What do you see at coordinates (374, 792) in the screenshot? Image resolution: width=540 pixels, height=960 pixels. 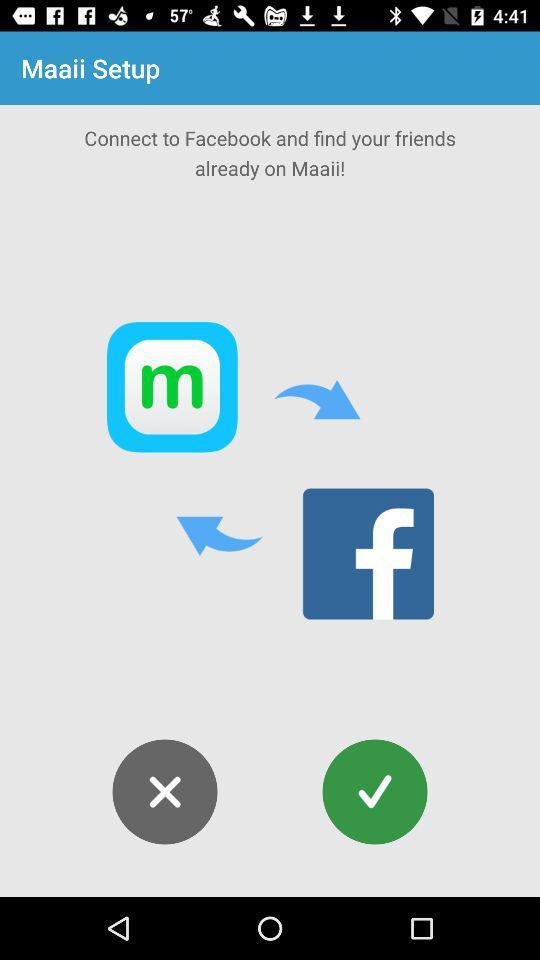 I see `accept submit confirm` at bounding box center [374, 792].